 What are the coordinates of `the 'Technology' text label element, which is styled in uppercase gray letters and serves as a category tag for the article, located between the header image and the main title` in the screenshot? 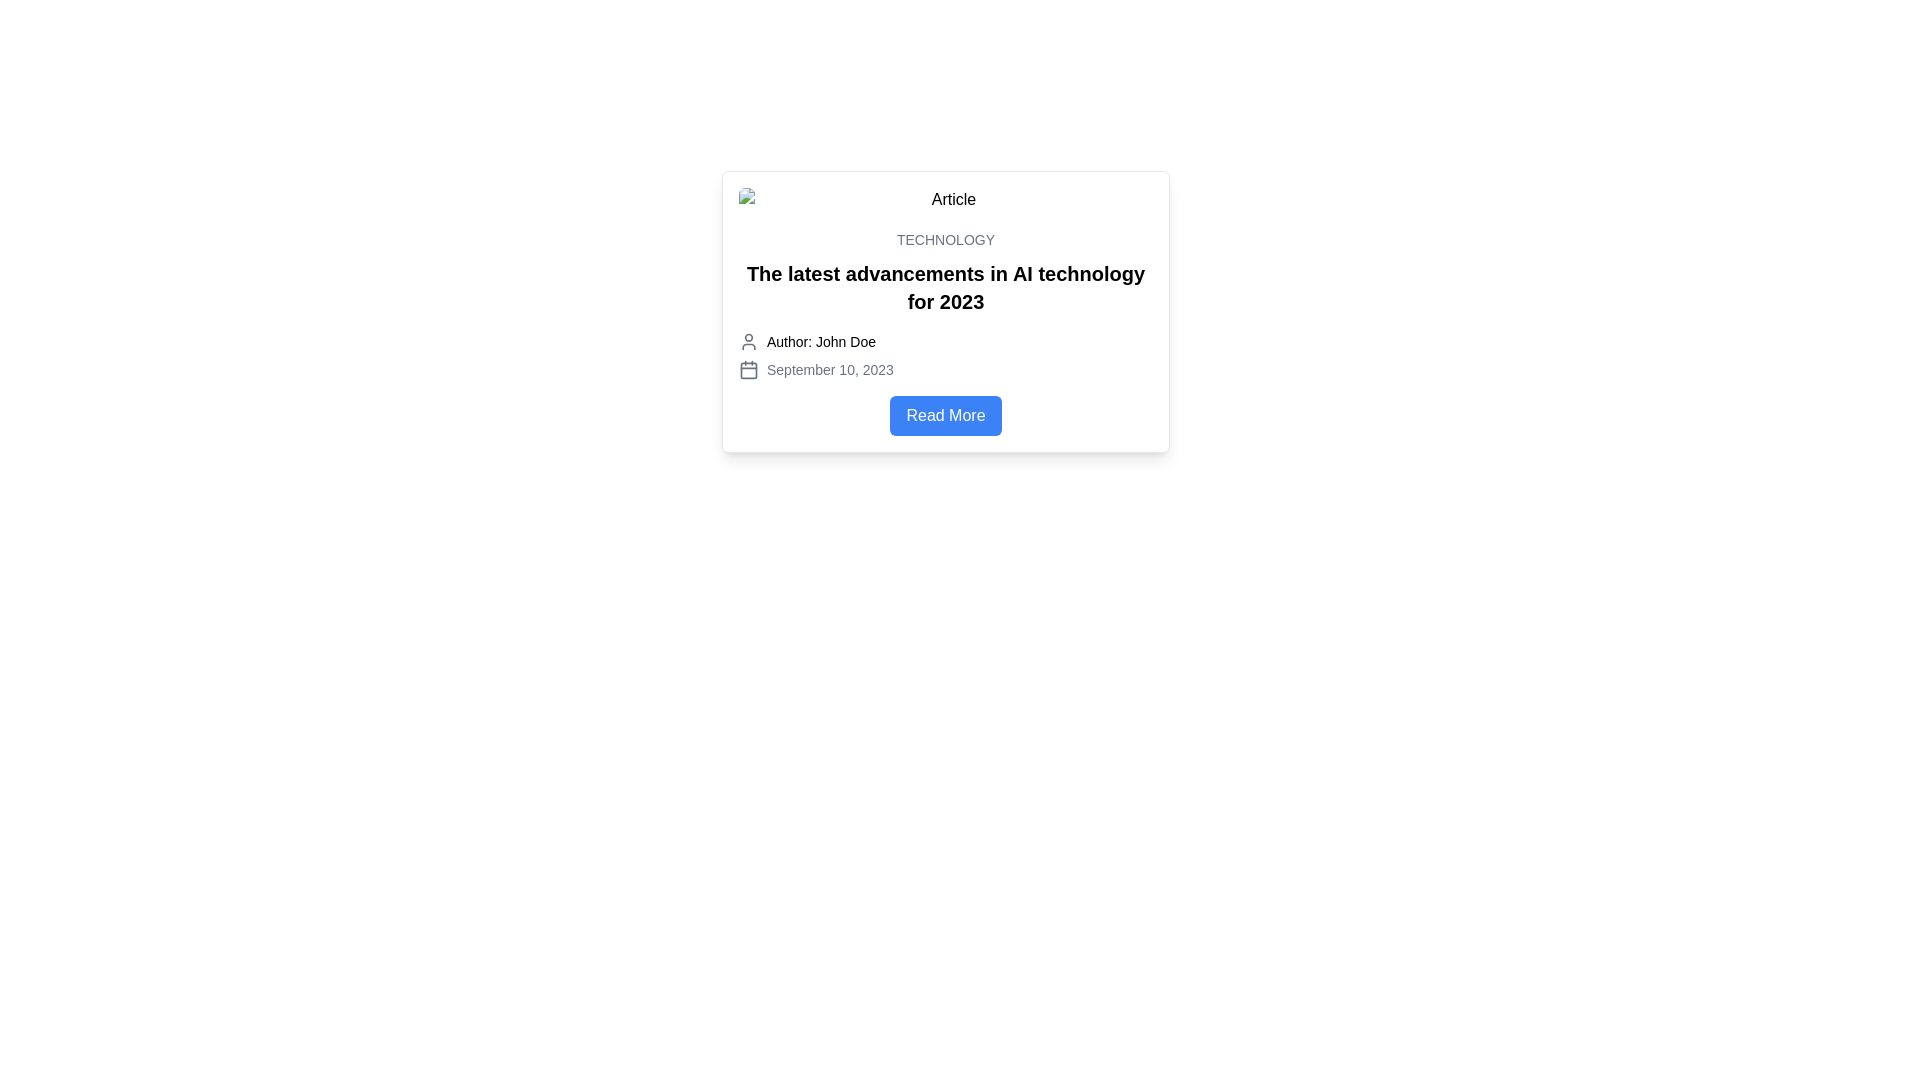 It's located at (944, 238).